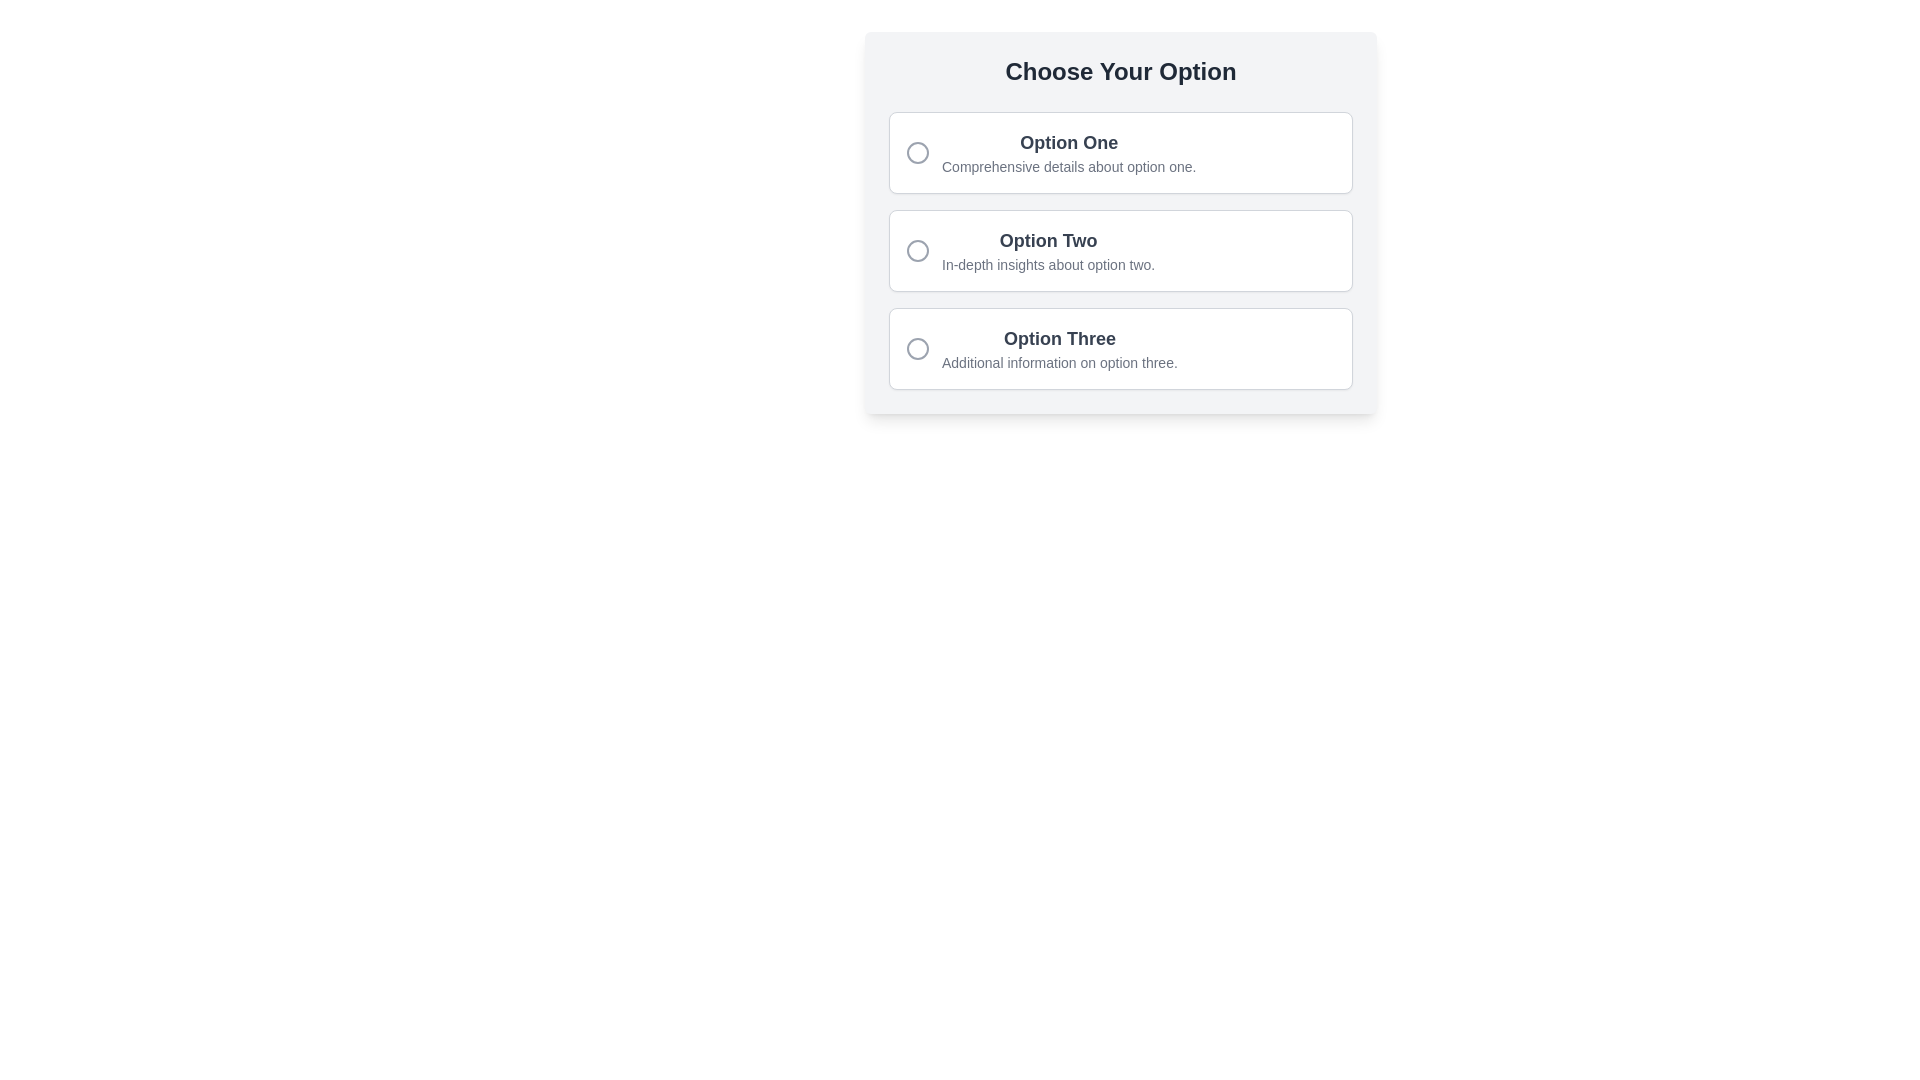 This screenshot has width=1920, height=1080. What do you see at coordinates (1068, 152) in the screenshot?
I see `the text block that conveys the selectable option title and details, located at the center of the top card in the vertical list of options` at bounding box center [1068, 152].